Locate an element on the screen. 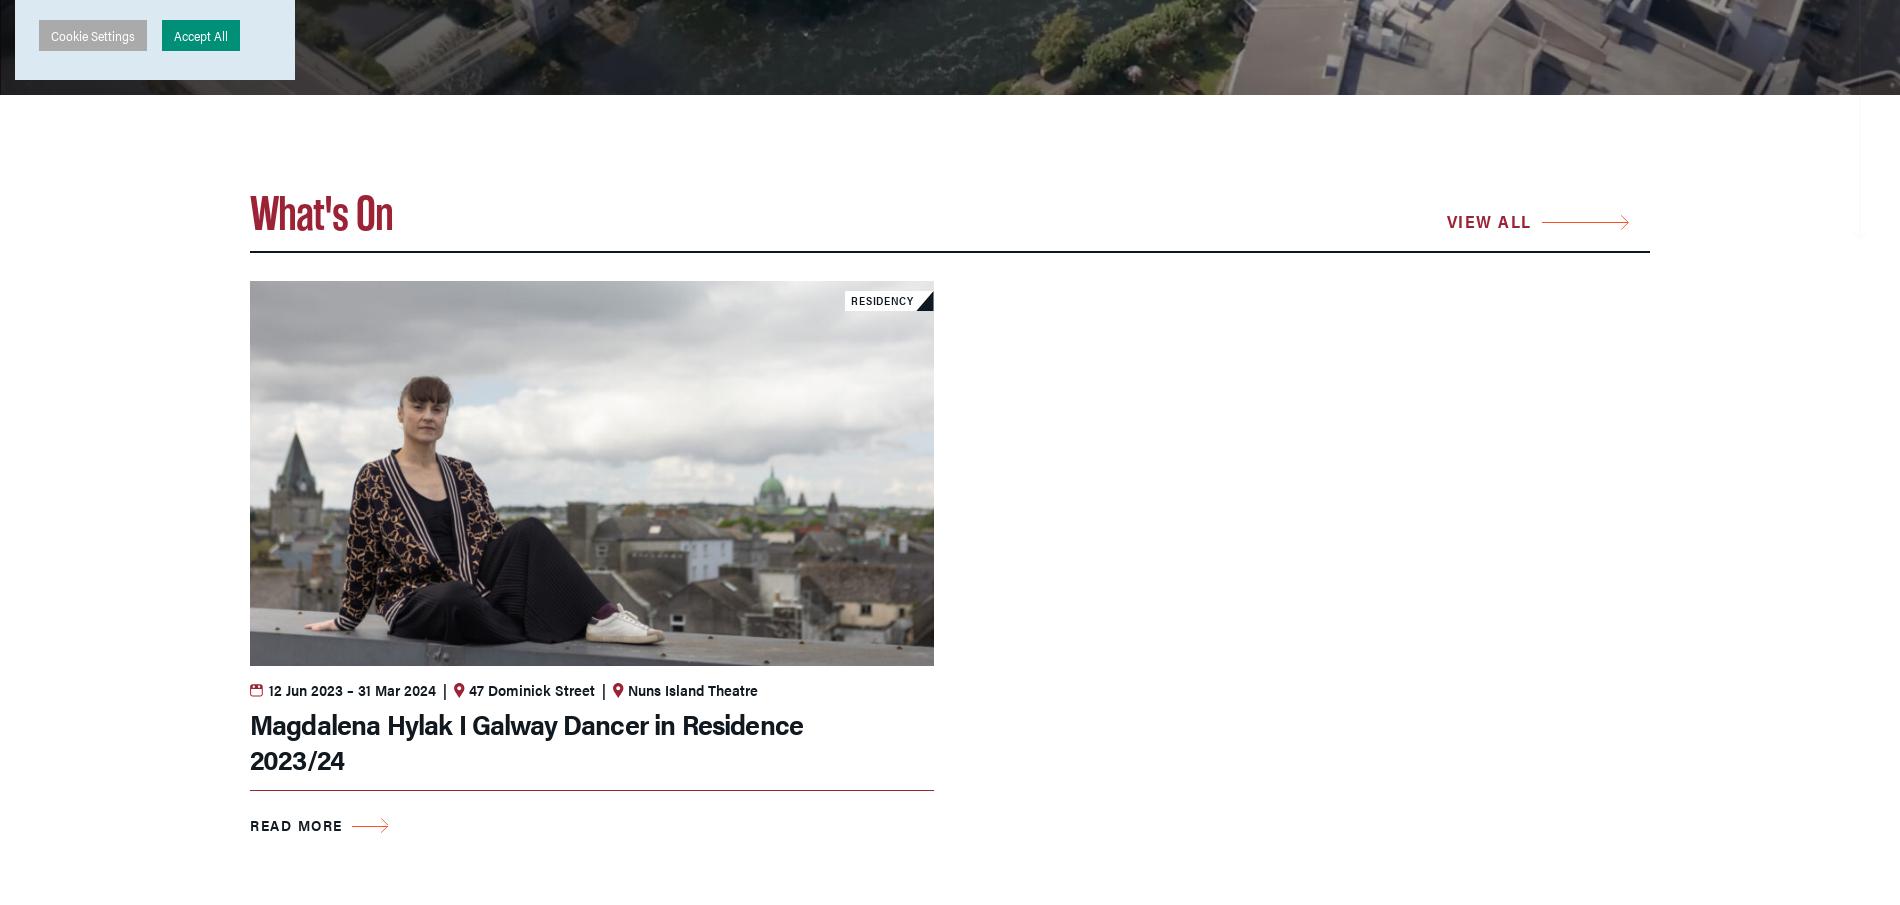 Image resolution: width=1900 pixels, height=905 pixels. 'Magdalena Hylak I Galway Dancer in Residence 2023/24' is located at coordinates (249, 739).